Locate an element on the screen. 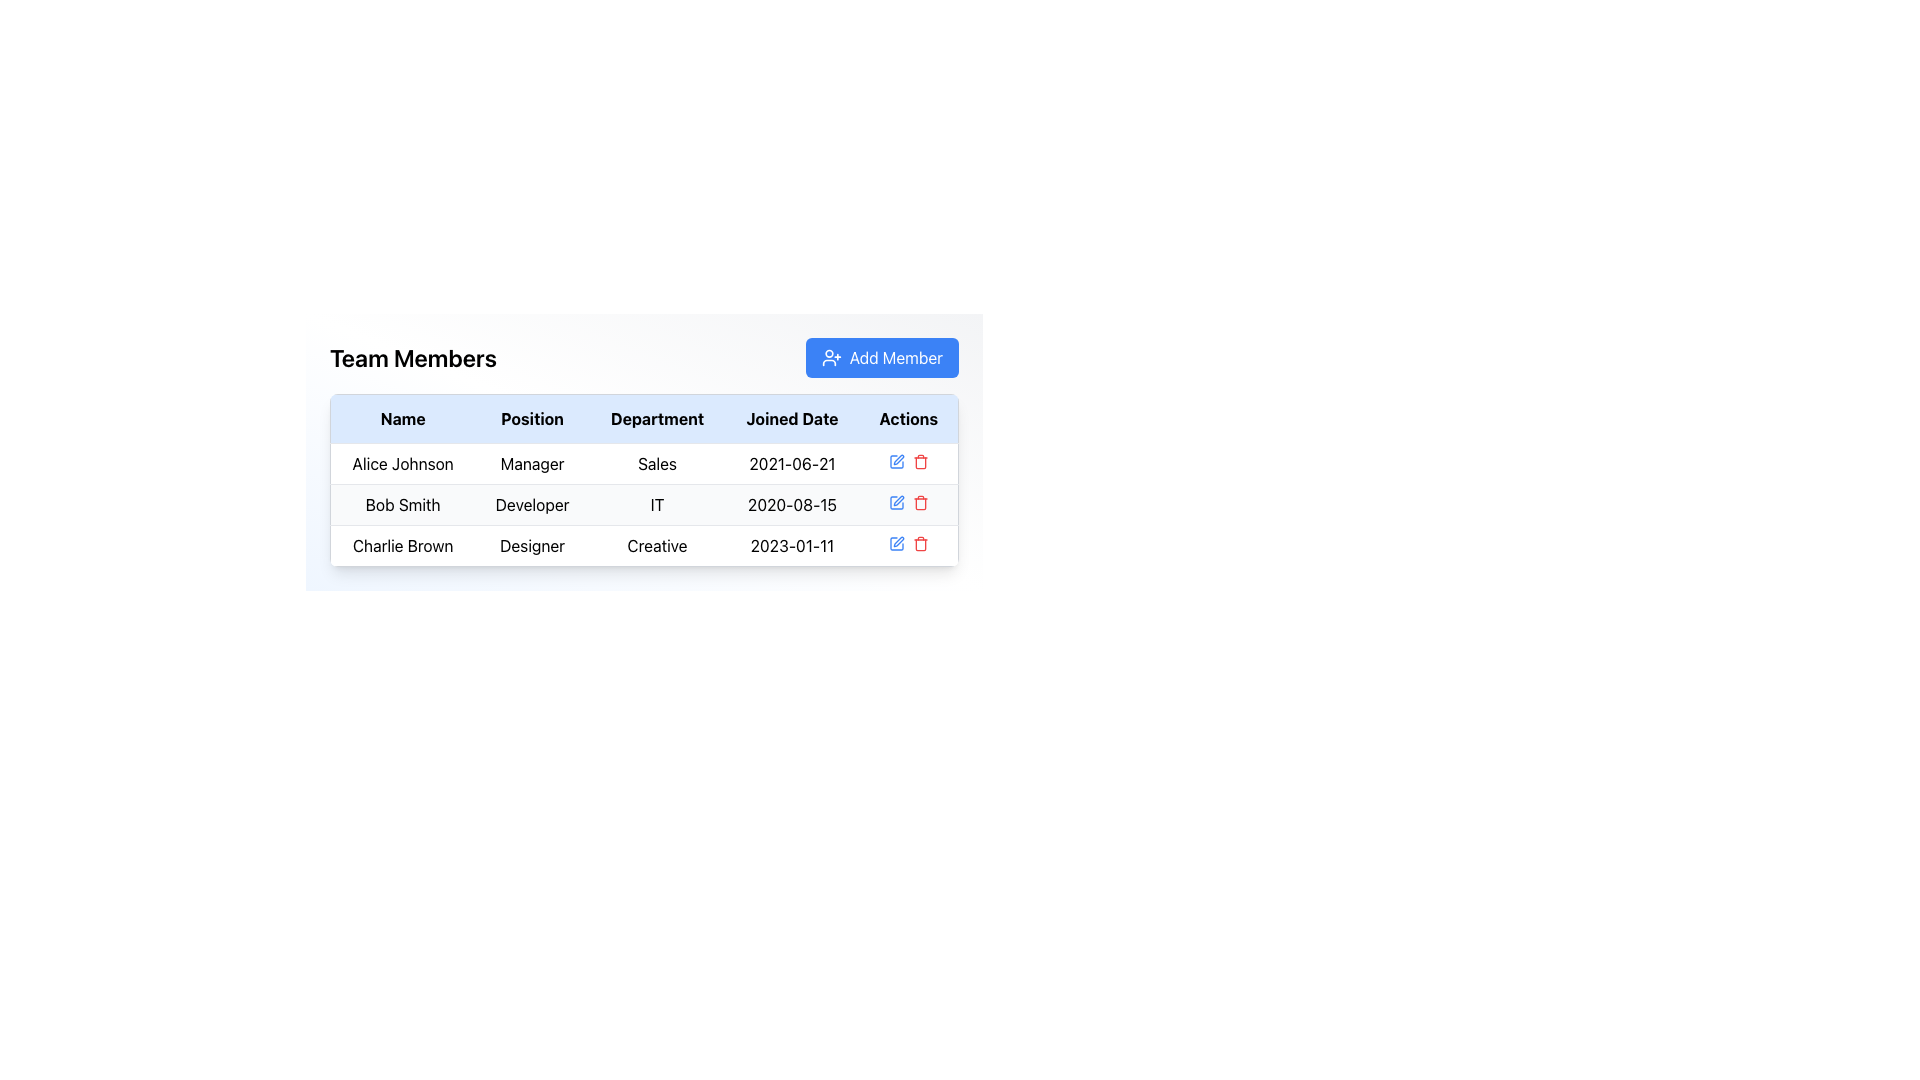 Image resolution: width=1920 pixels, height=1080 pixels. the 'Add Member' label located on the blue button is located at coordinates (895, 357).